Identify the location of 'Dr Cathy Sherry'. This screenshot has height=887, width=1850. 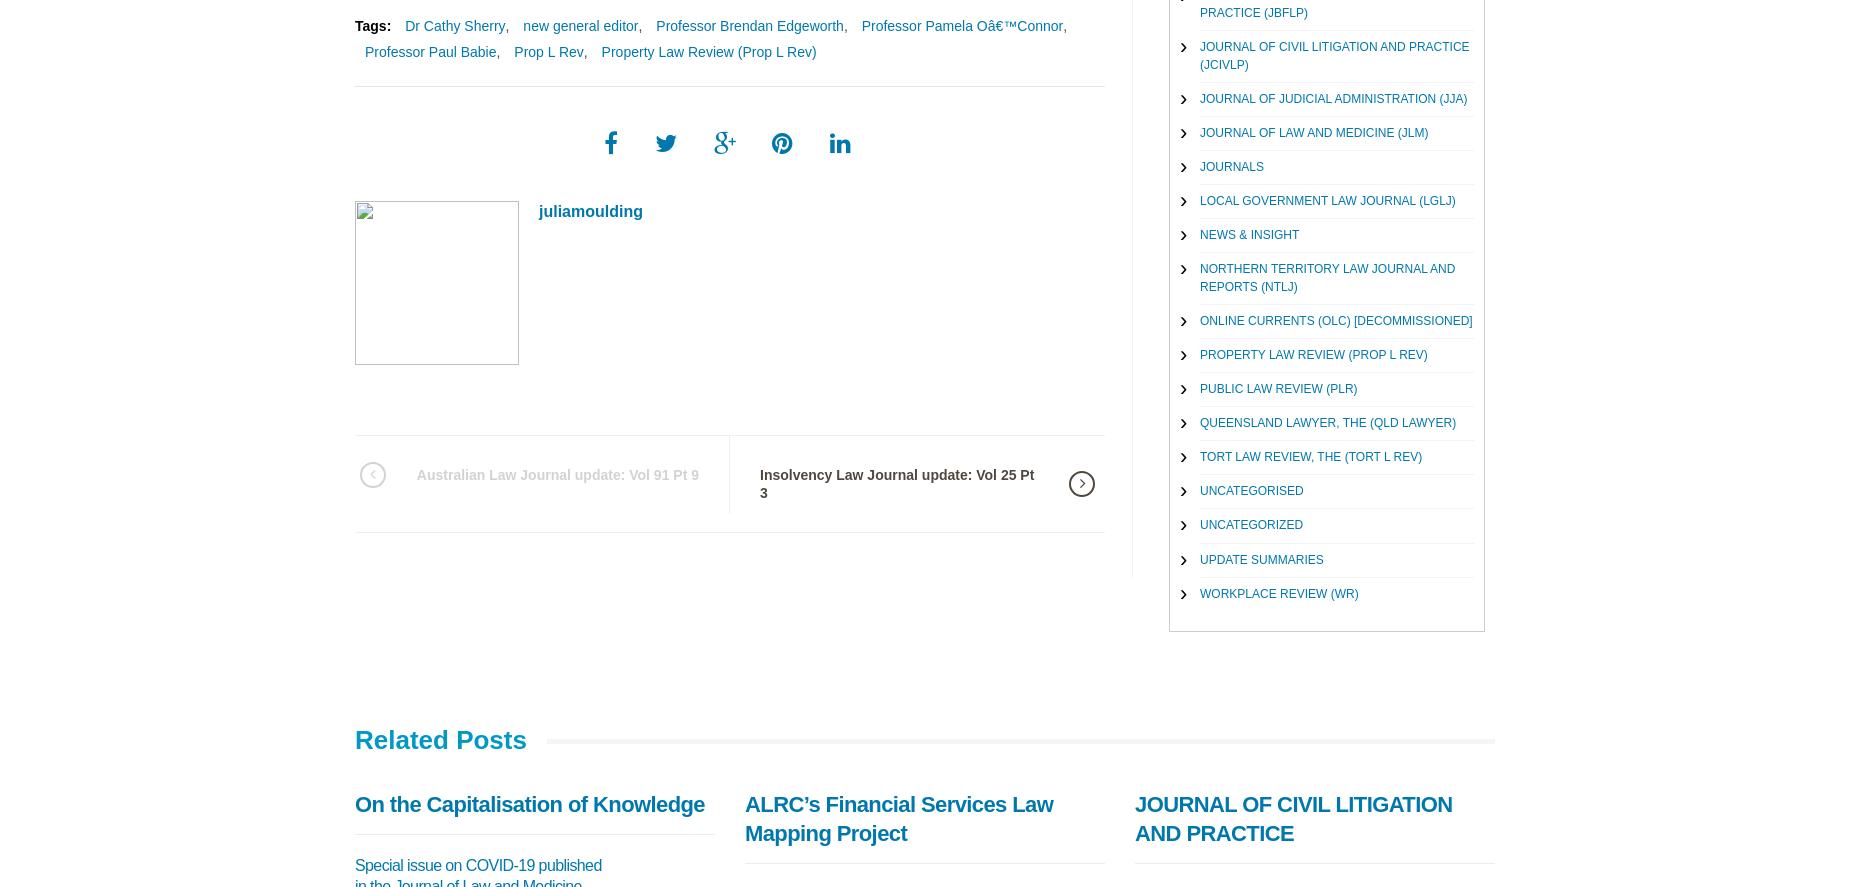
(453, 25).